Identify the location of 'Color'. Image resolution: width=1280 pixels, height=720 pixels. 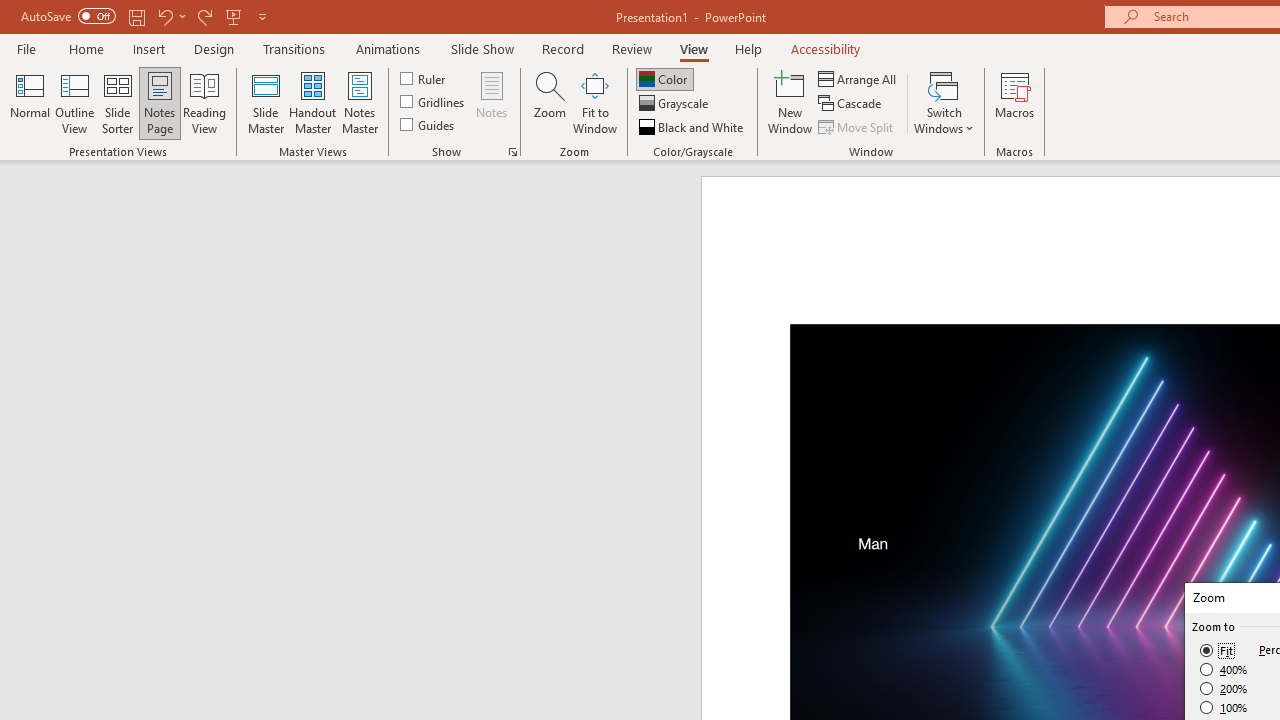
(664, 78).